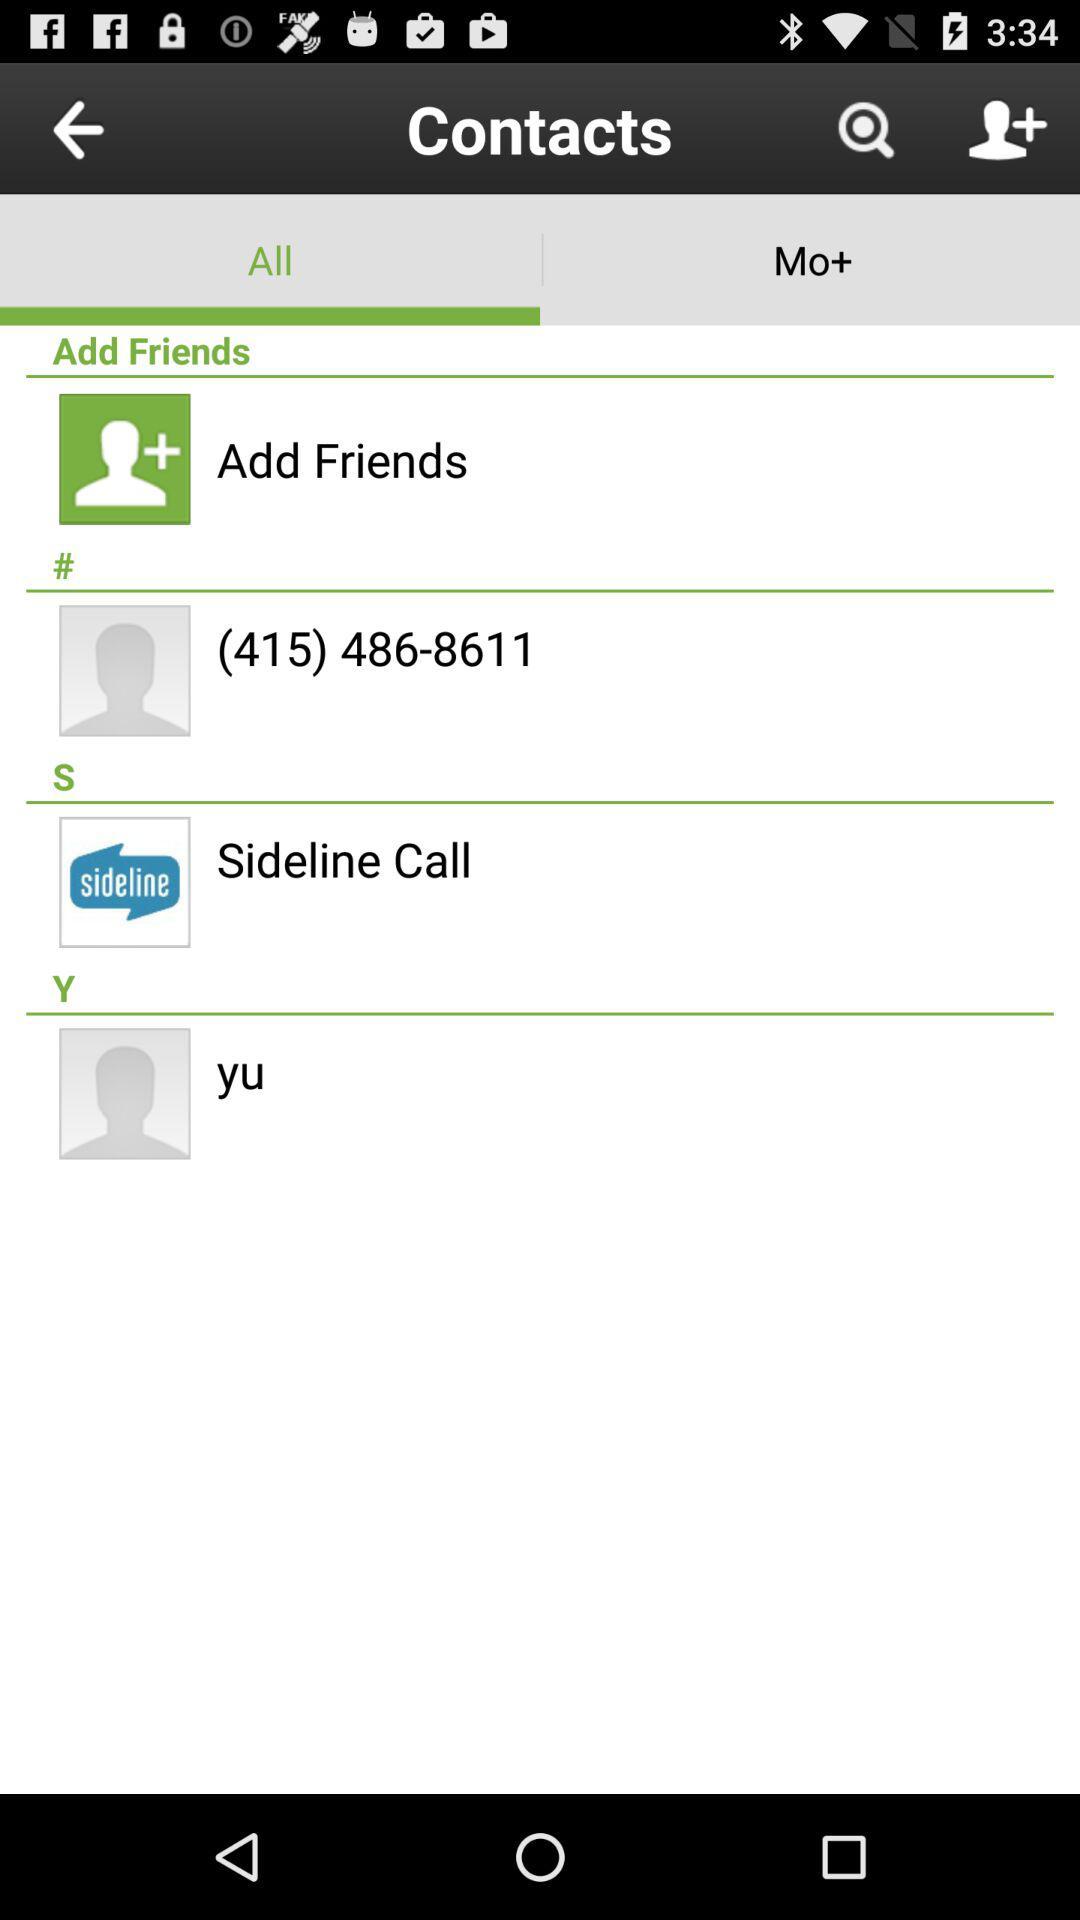 The width and height of the screenshot is (1080, 1920). I want to click on the app next to the mo+ icon, so click(270, 258).